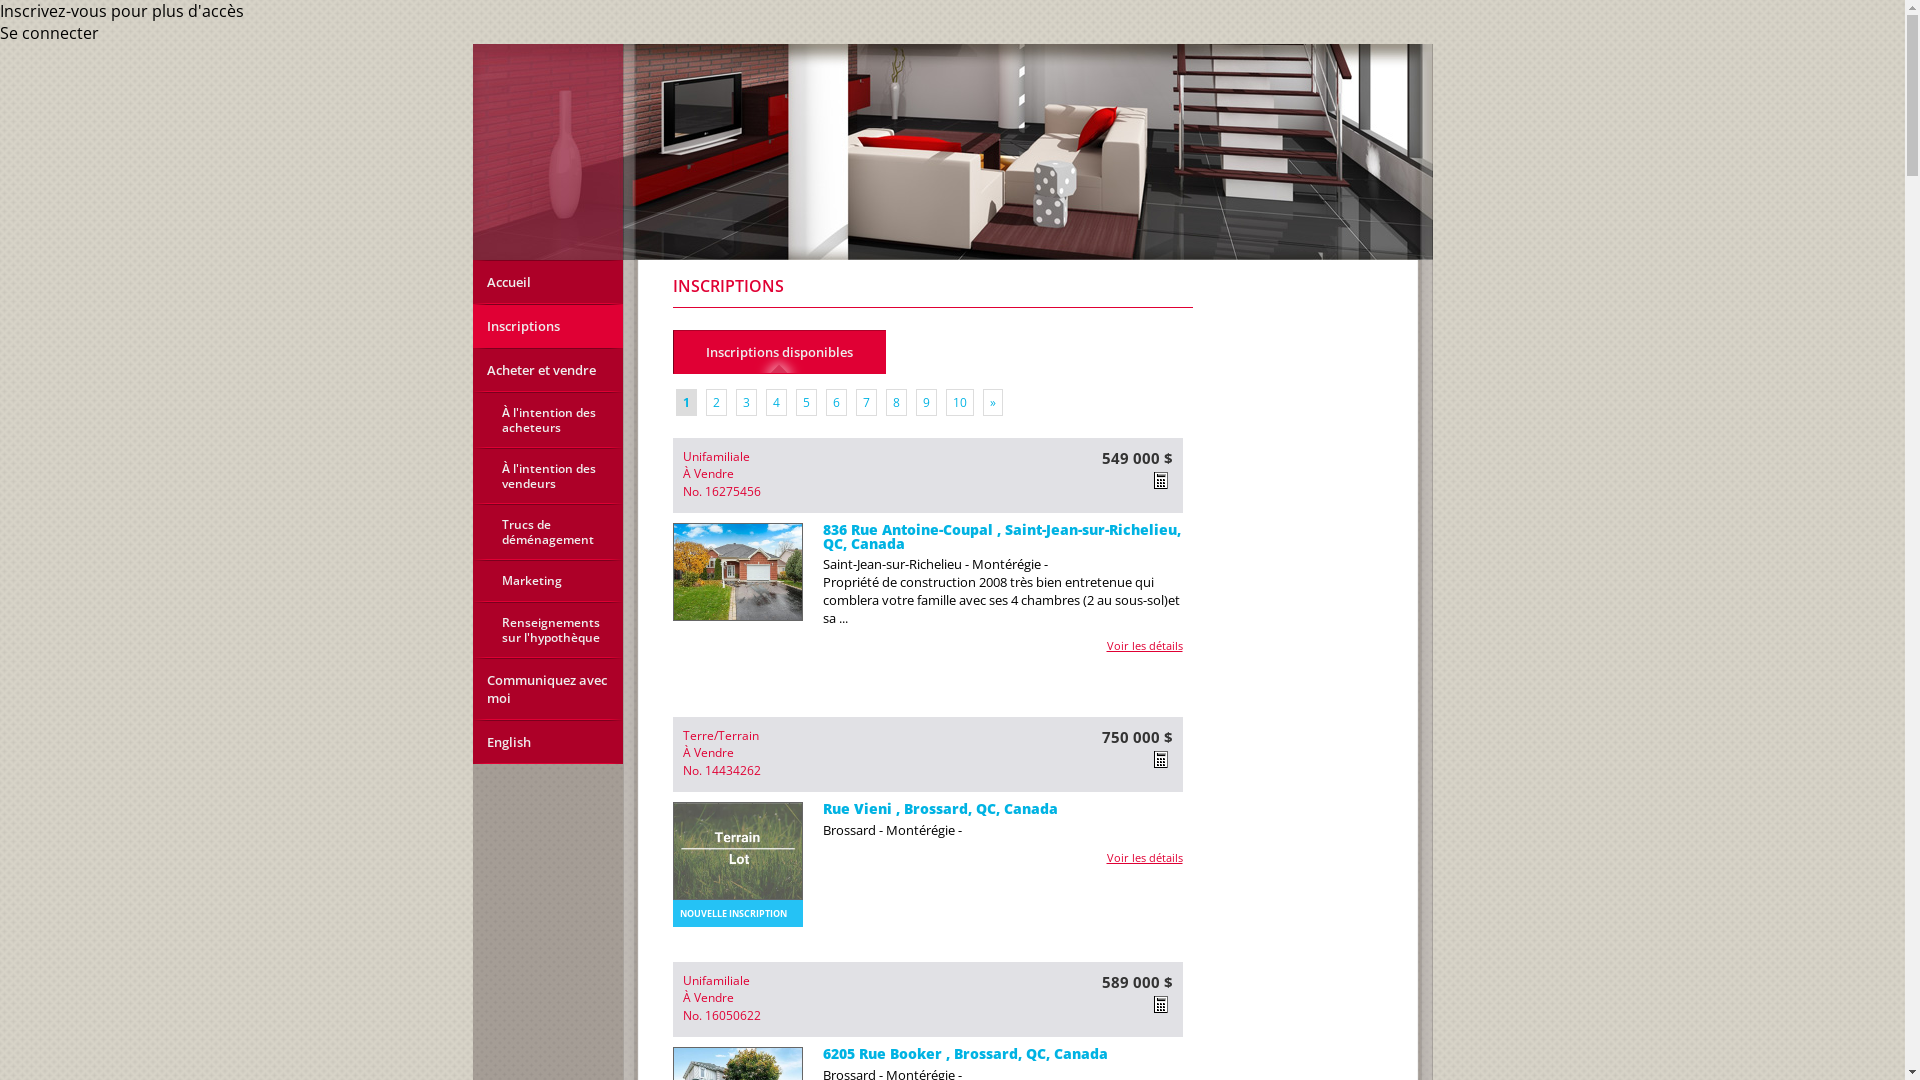  What do you see at coordinates (547, 325) in the screenshot?
I see `'Inscriptions'` at bounding box center [547, 325].